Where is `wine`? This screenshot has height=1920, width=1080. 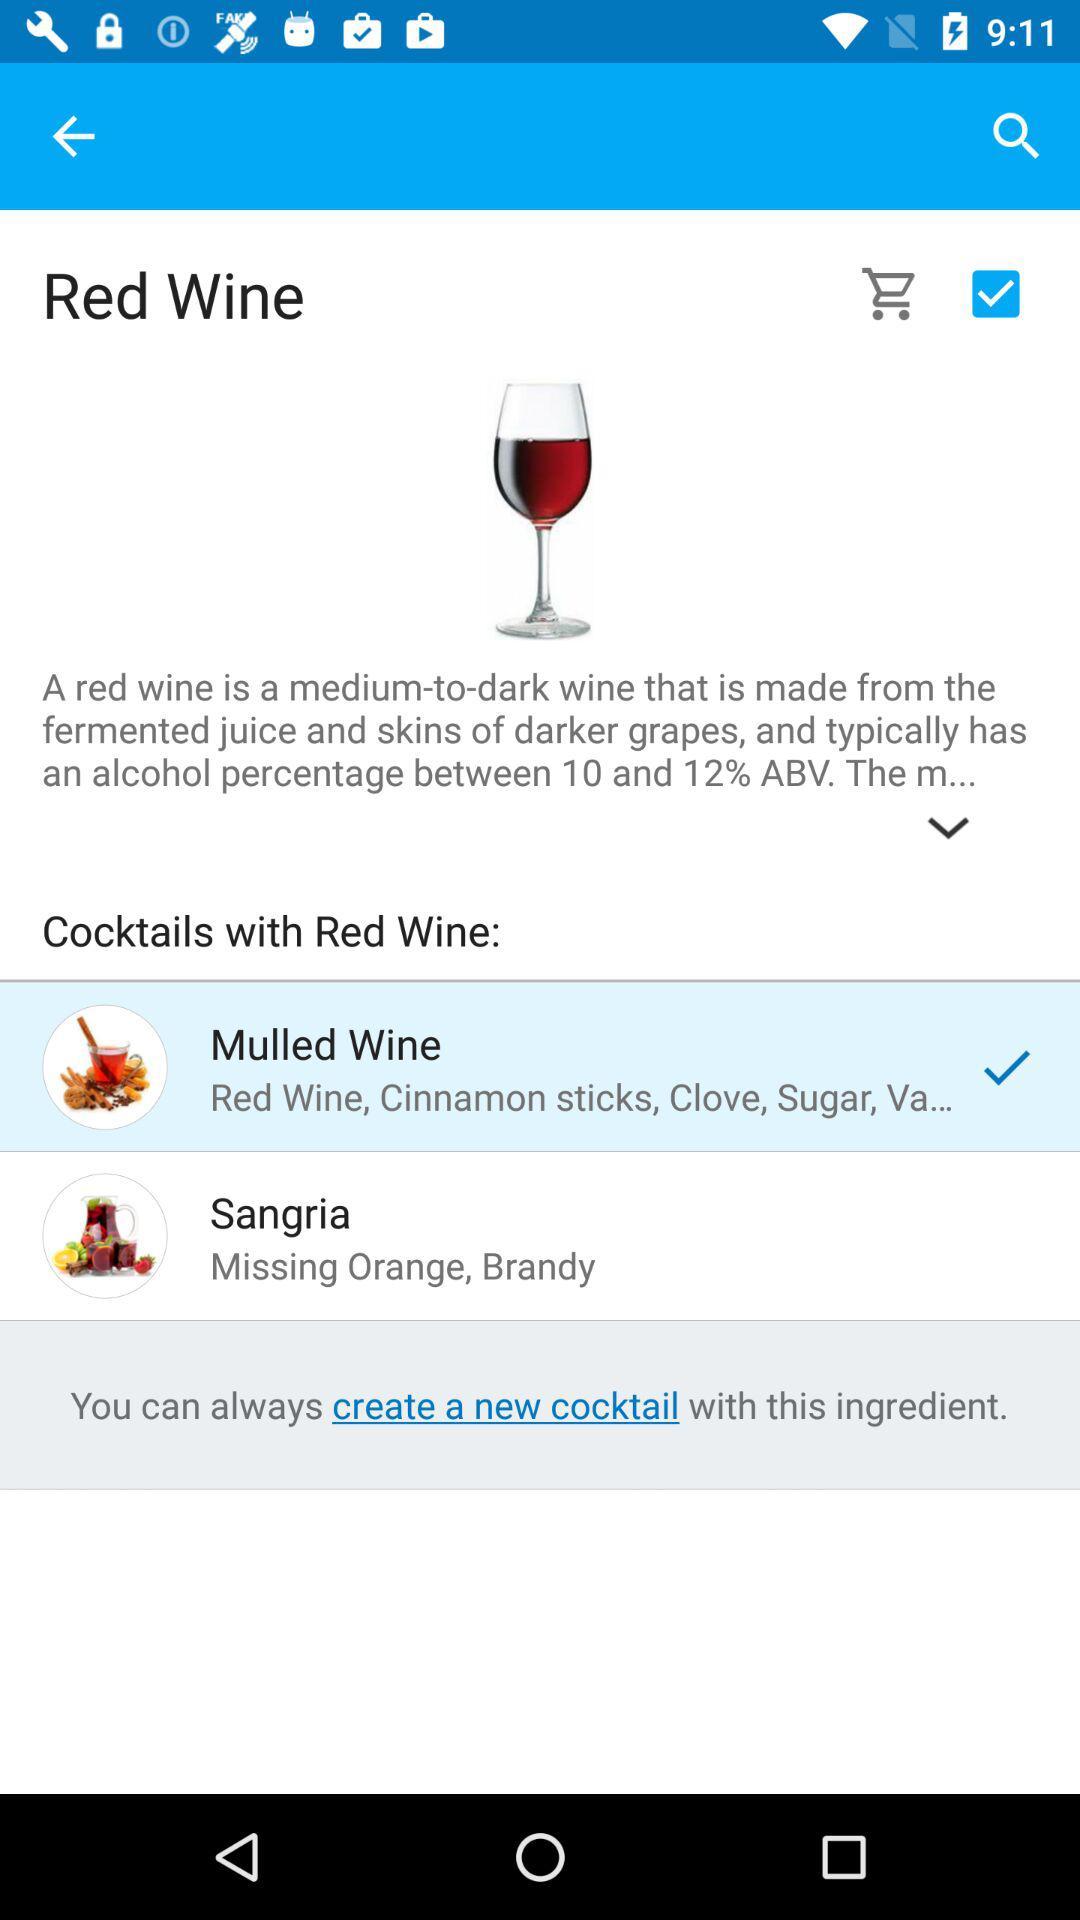
wine is located at coordinates (538, 509).